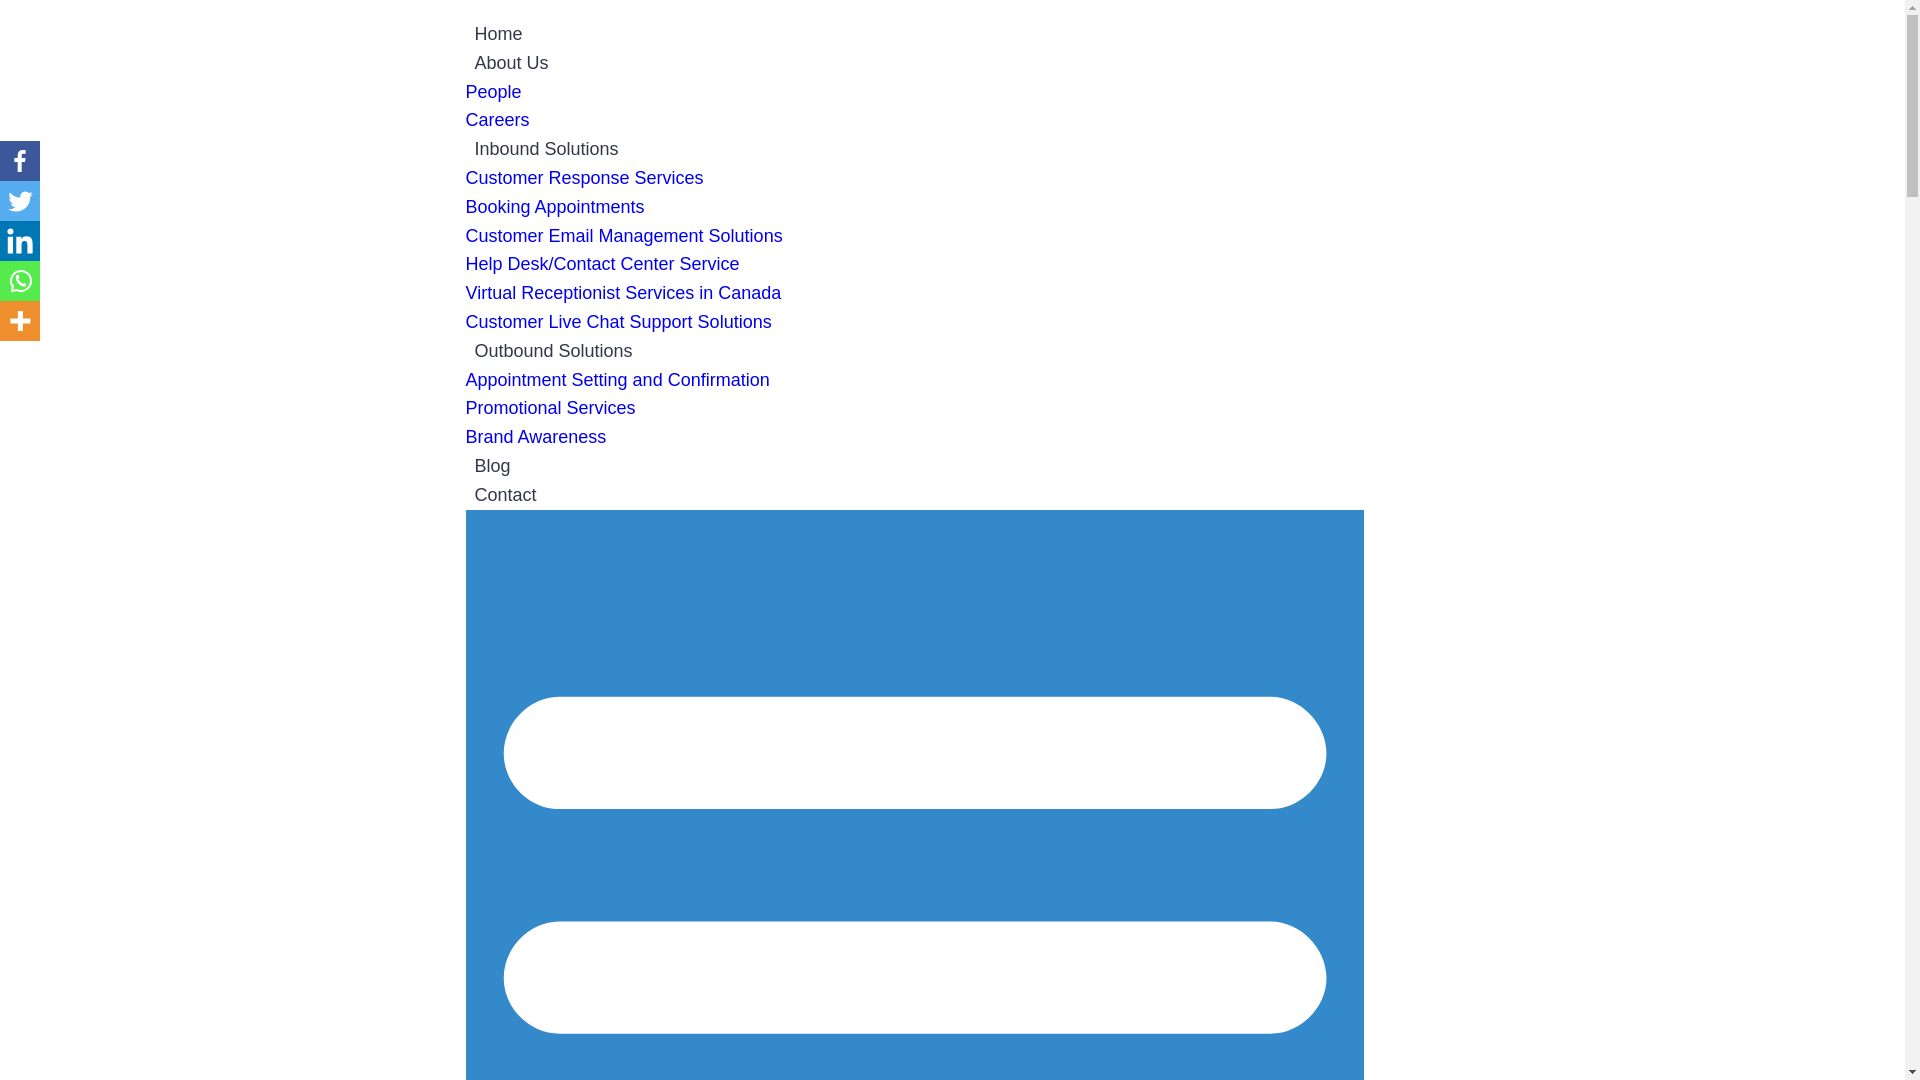 The height and width of the screenshot is (1080, 1920). I want to click on 'Outbound Solutions', so click(464, 350).